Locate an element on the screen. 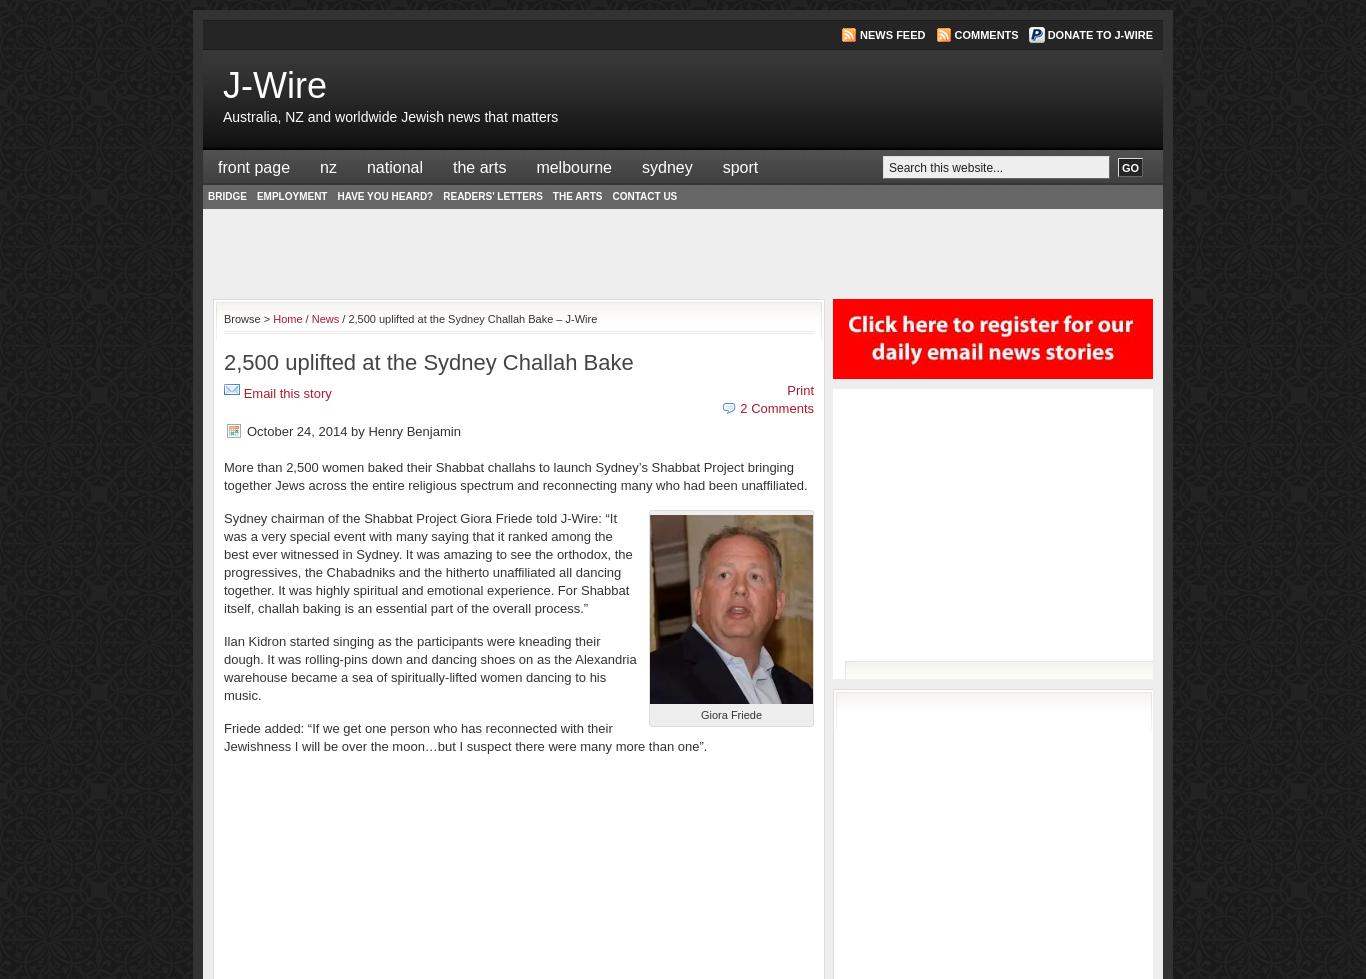  '/' is located at coordinates (306, 318).